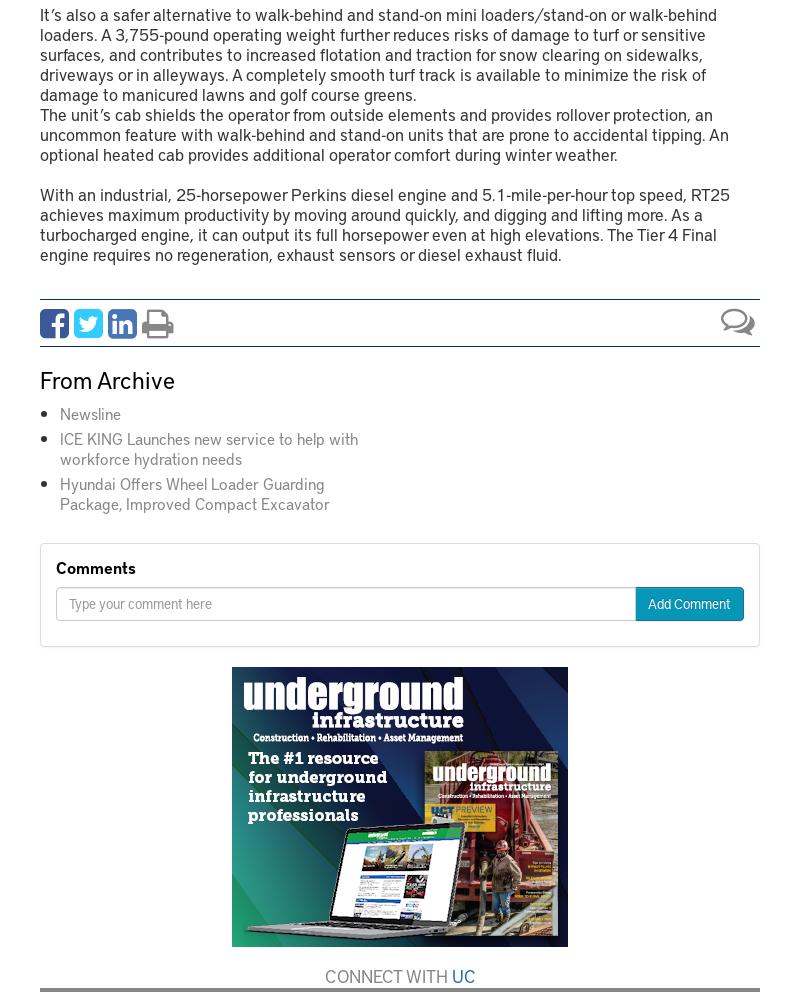  I want to click on 'The unit’s cab shields the operator from outside elements and provides rollover protection, an uncommon feature with walk-behind and stand-on units that are prone to accidental tipping. An optional heated cab provides additional operator comfort during winter weather.', so click(383, 133).